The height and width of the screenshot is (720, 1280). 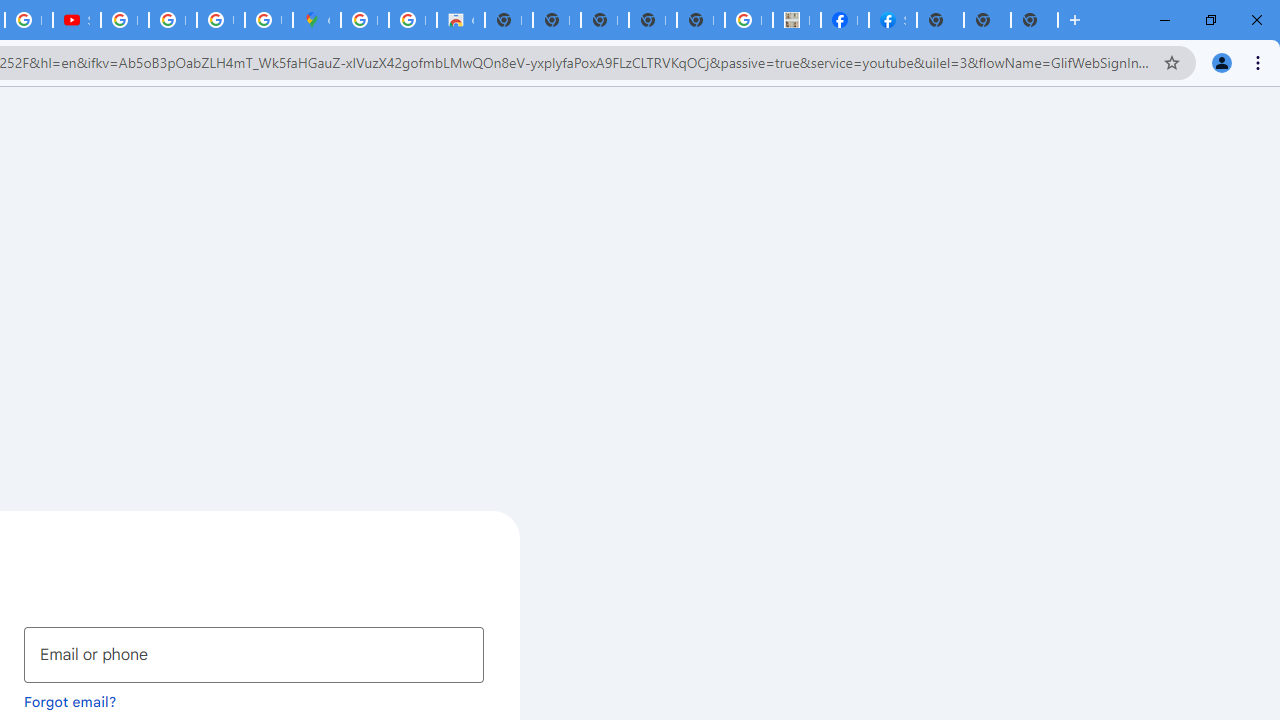 I want to click on 'Sign Up for Facebook', so click(x=891, y=20).